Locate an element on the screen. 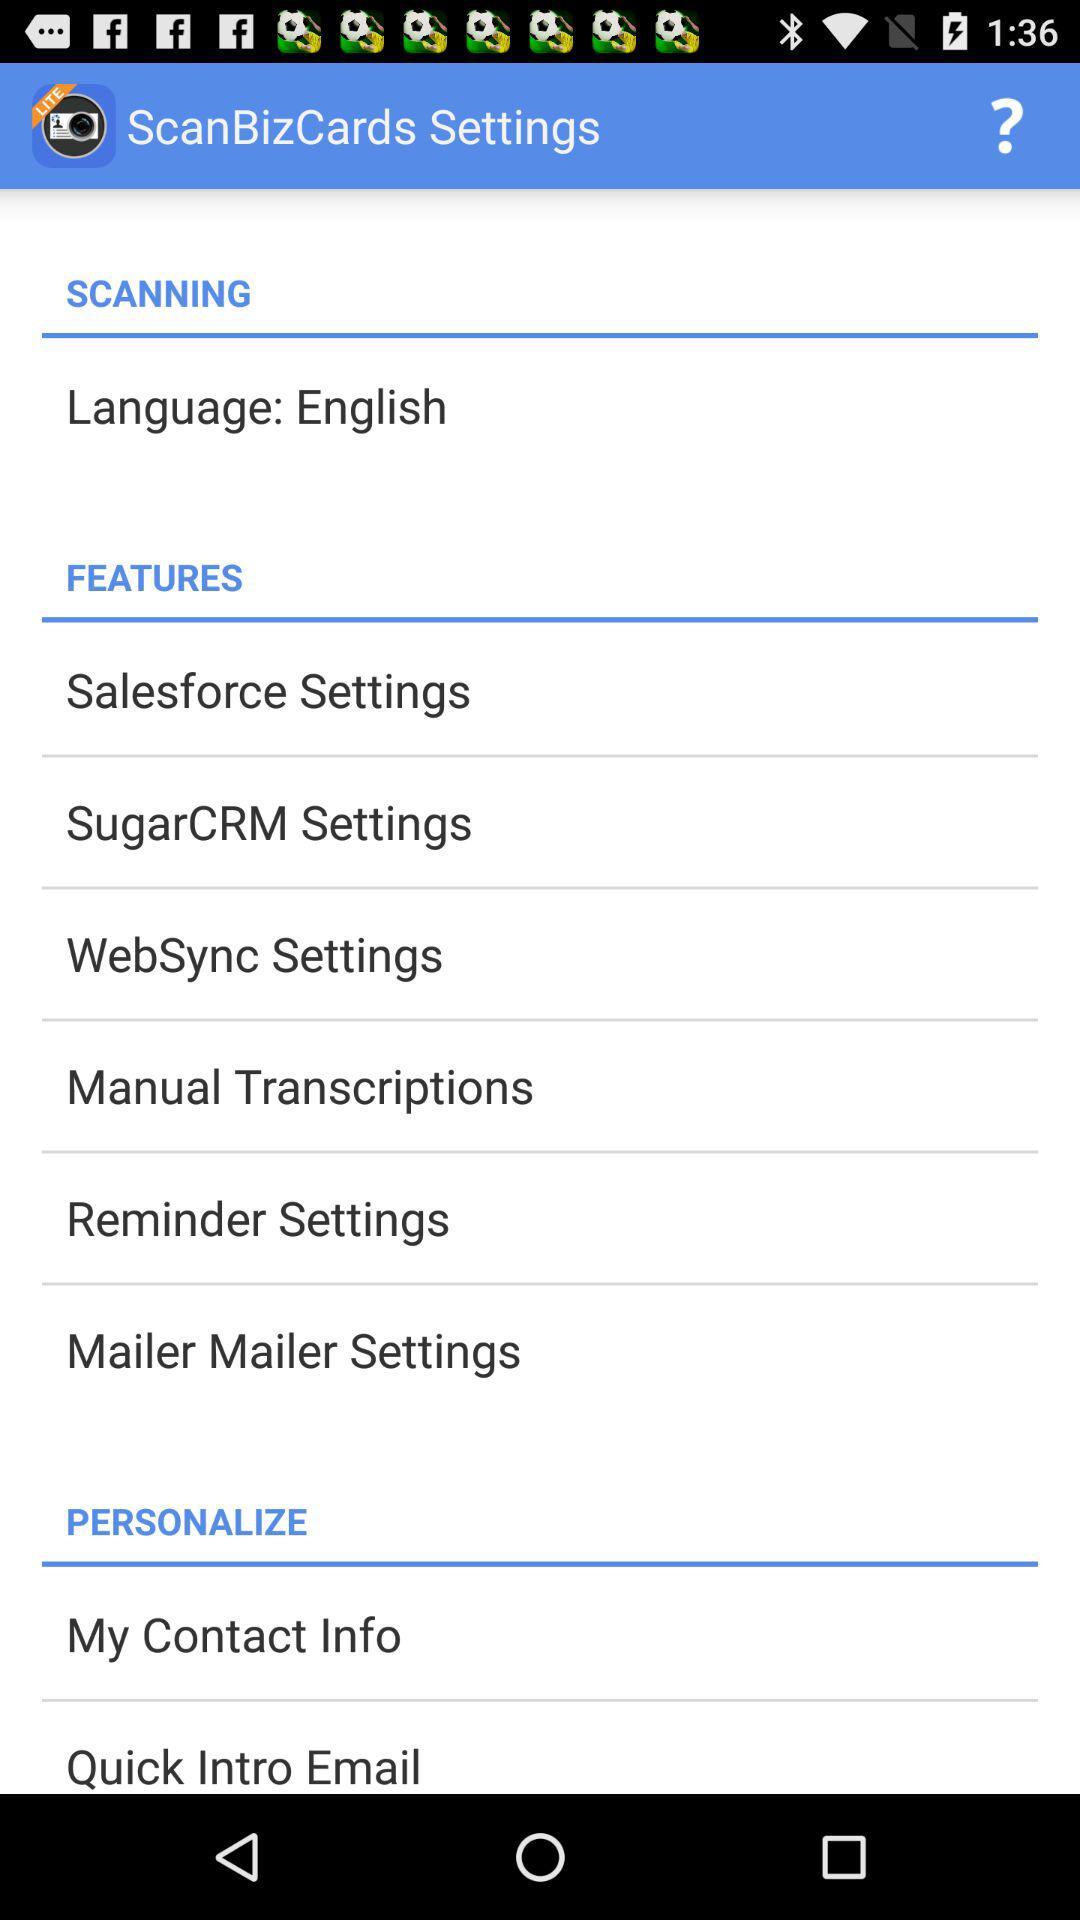 This screenshot has height=1920, width=1080. top right corner button is located at coordinates (1006, 124).